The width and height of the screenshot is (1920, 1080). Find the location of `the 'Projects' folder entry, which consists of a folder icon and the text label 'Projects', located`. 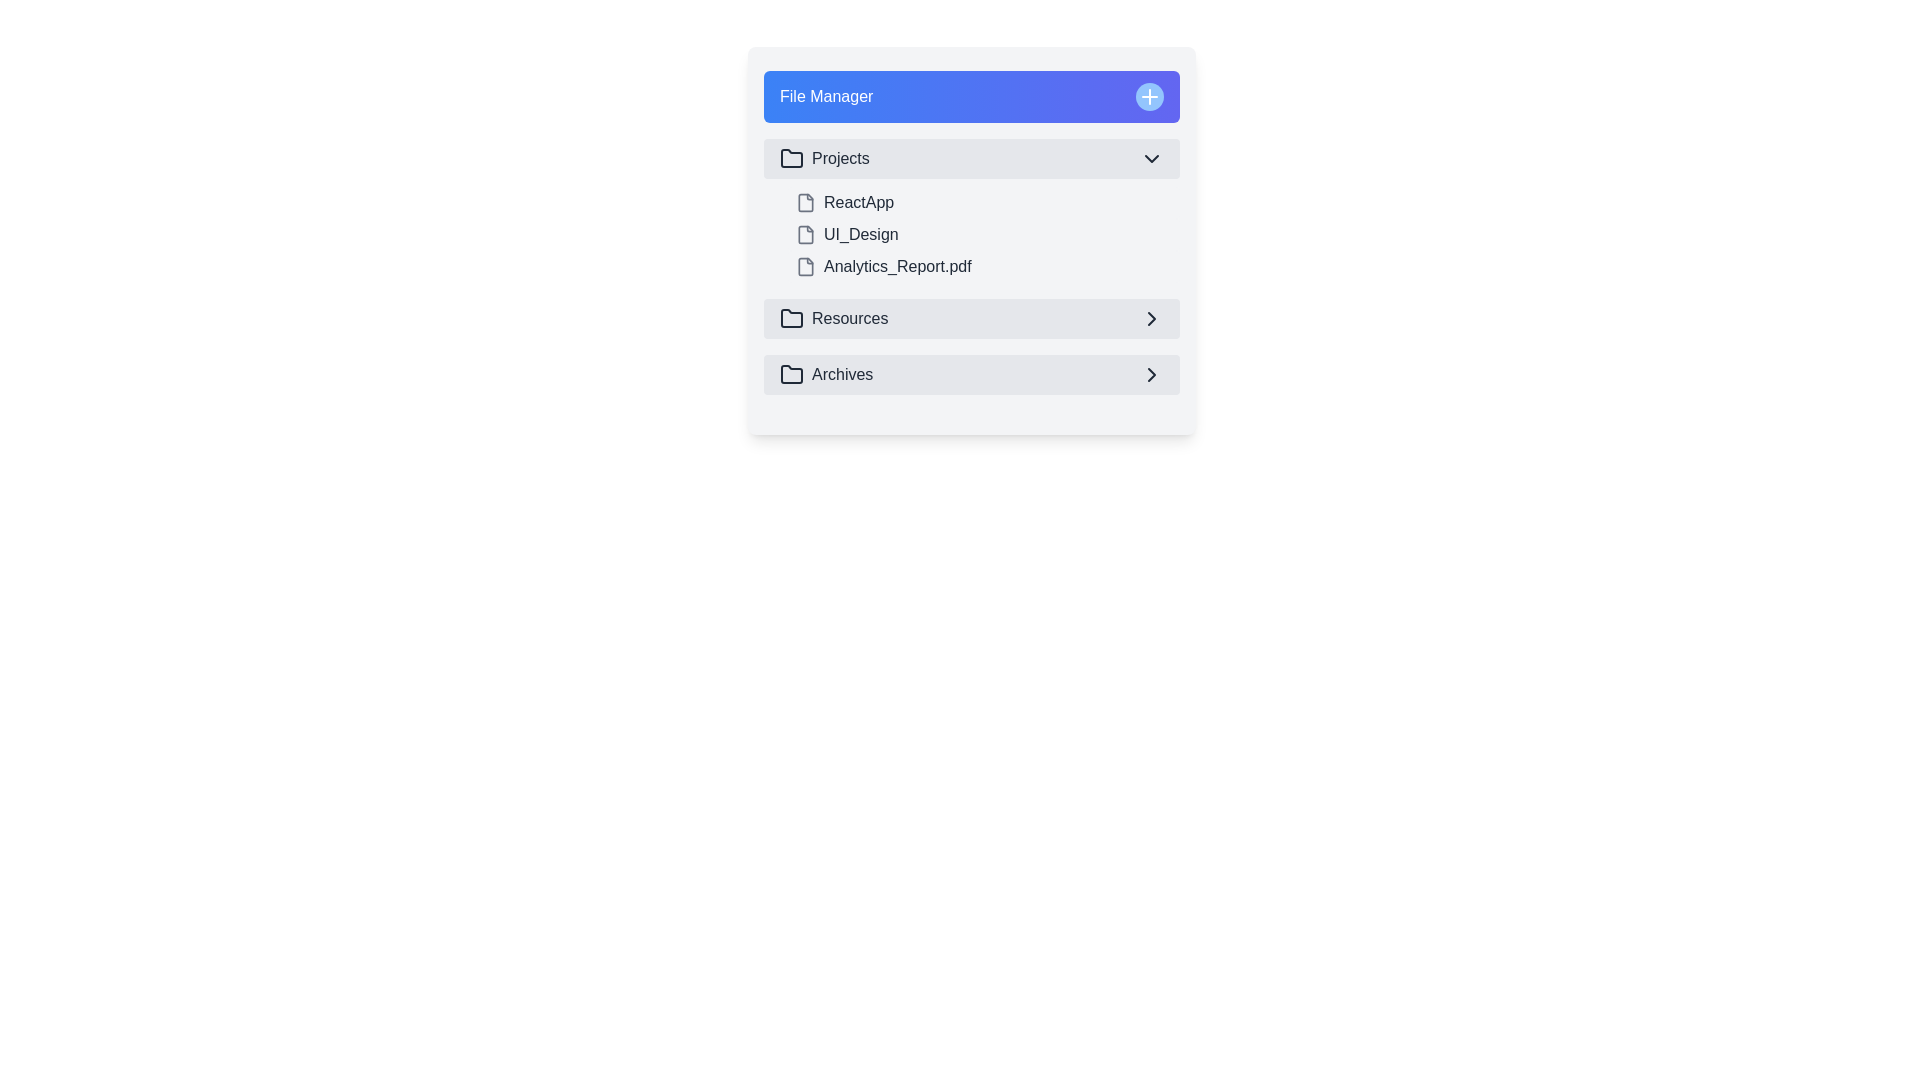

the 'Projects' folder entry, which consists of a folder icon and the text label 'Projects', located is located at coordinates (824, 157).